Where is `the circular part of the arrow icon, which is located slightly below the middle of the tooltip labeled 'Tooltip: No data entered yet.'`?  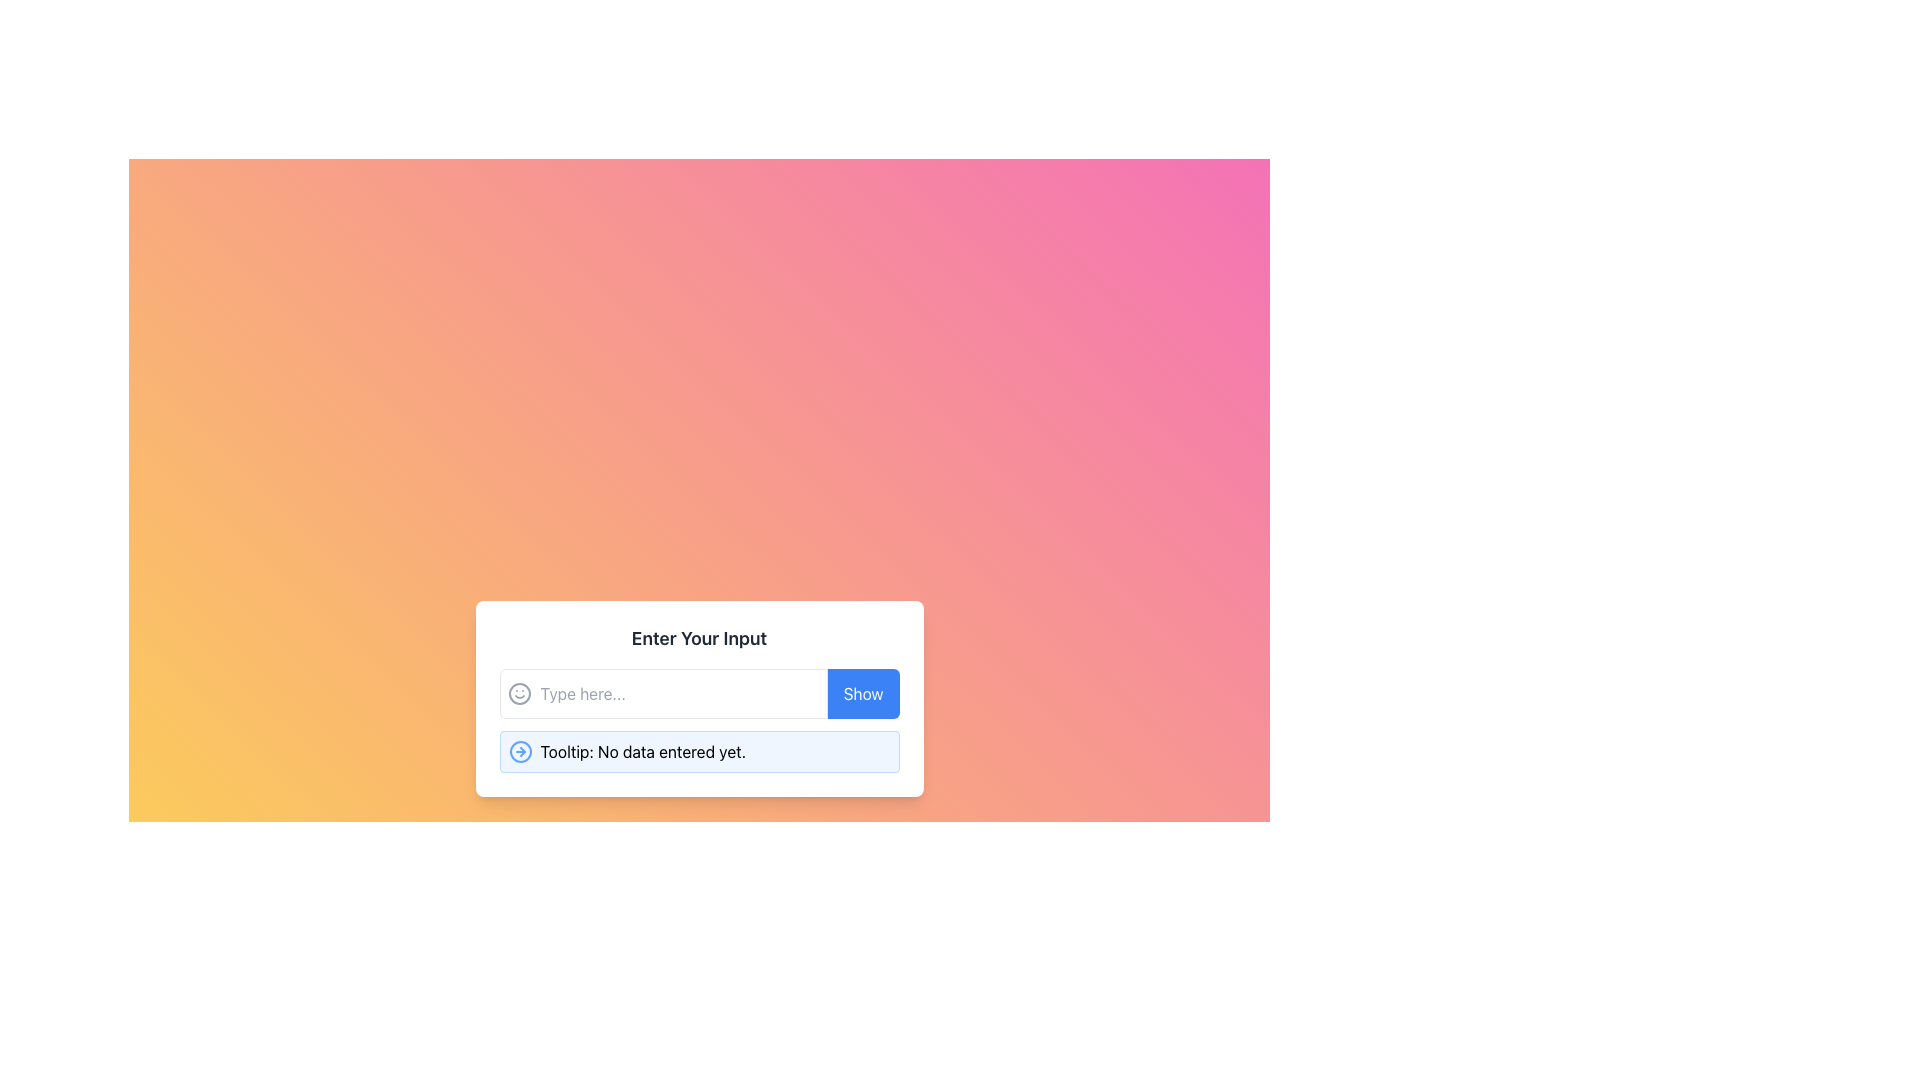 the circular part of the arrow icon, which is located slightly below the middle of the tooltip labeled 'Tooltip: No data entered yet.' is located at coordinates (520, 752).